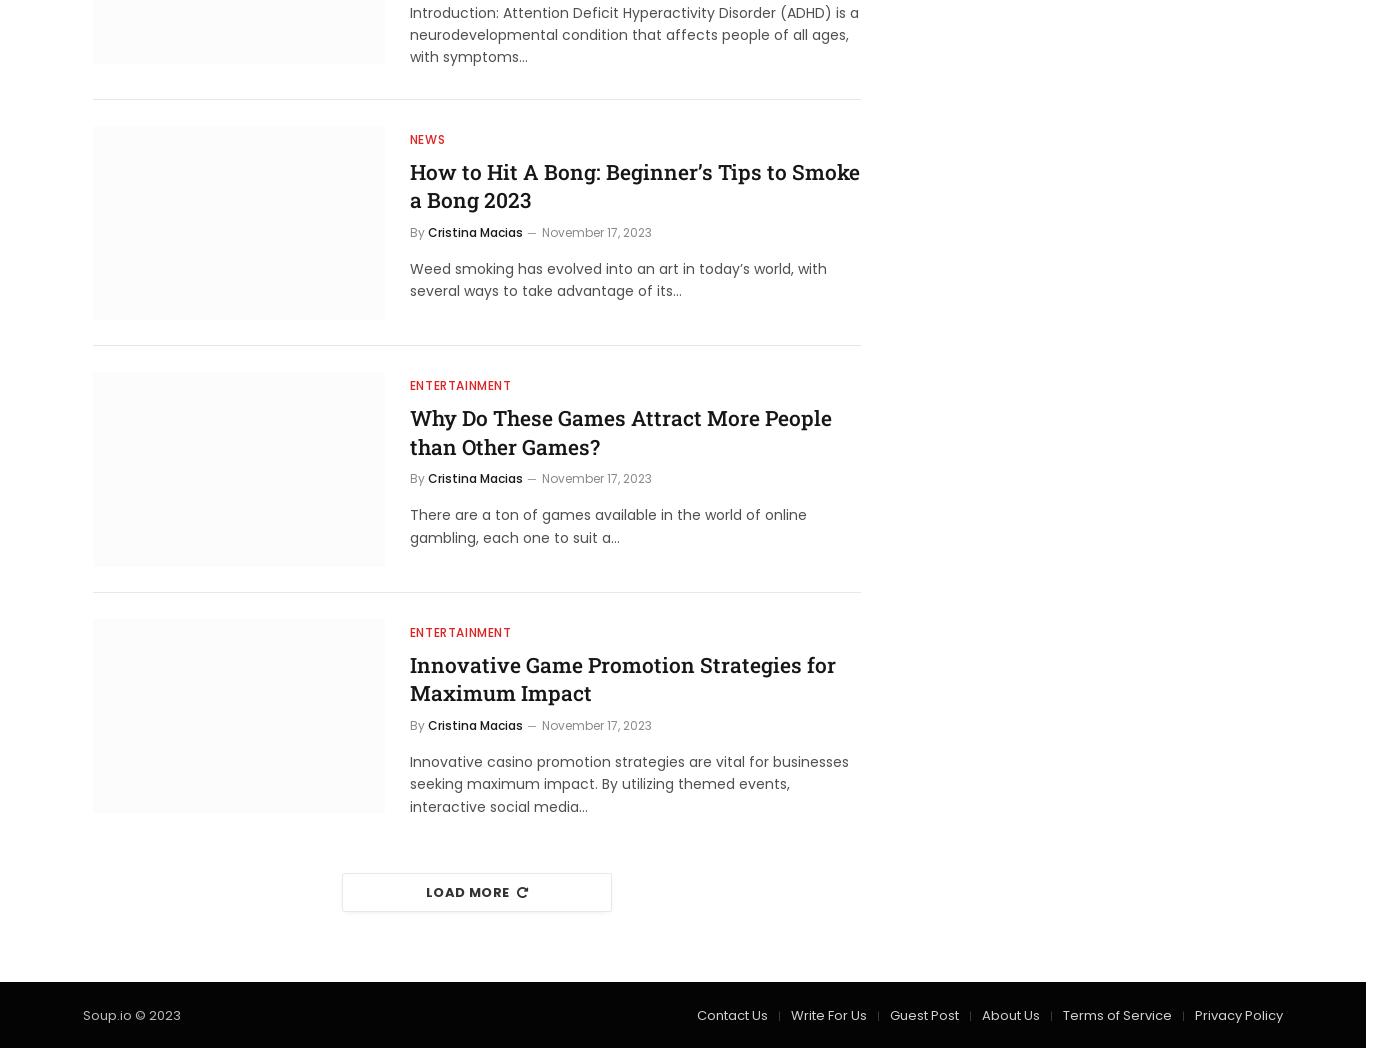 This screenshot has height=1048, width=1384. Describe the element at coordinates (890, 1015) in the screenshot. I see `'Guest Post'` at that location.